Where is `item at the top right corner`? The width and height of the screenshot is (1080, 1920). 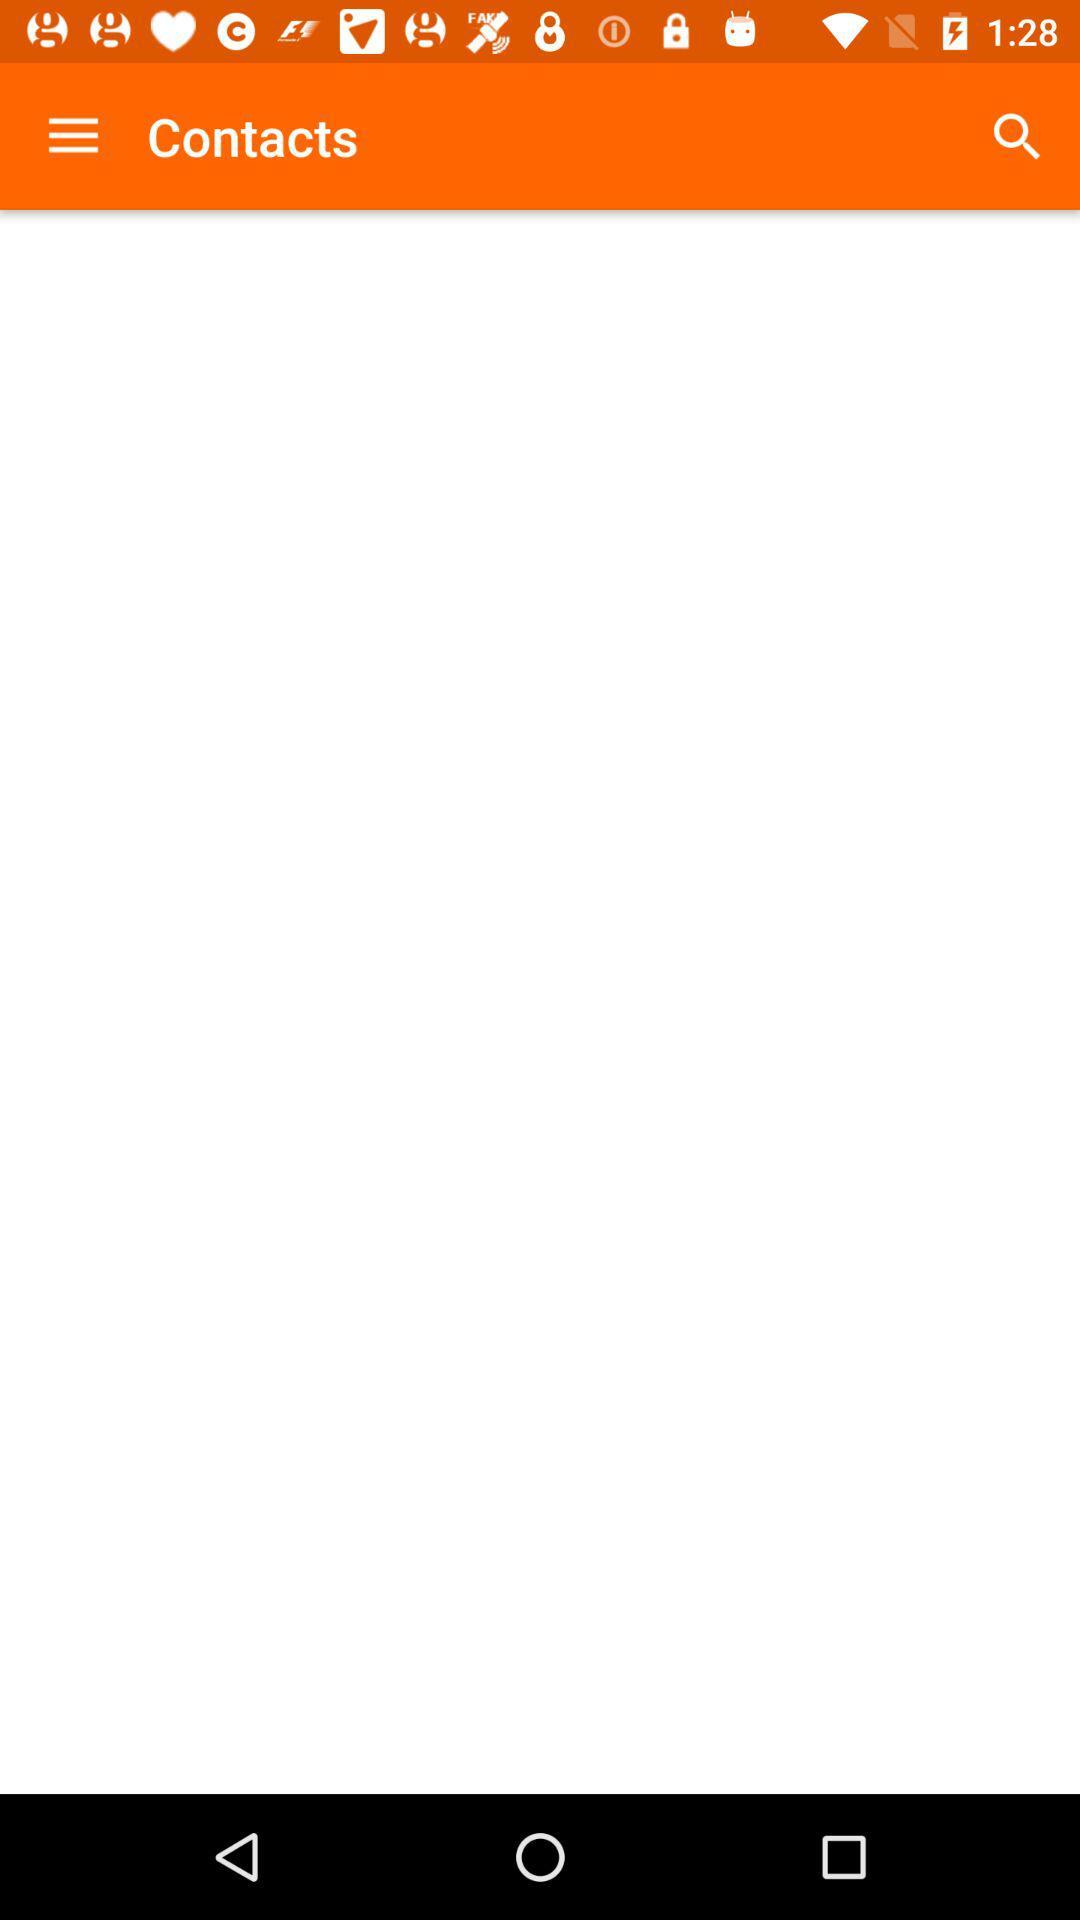 item at the top right corner is located at coordinates (1017, 135).